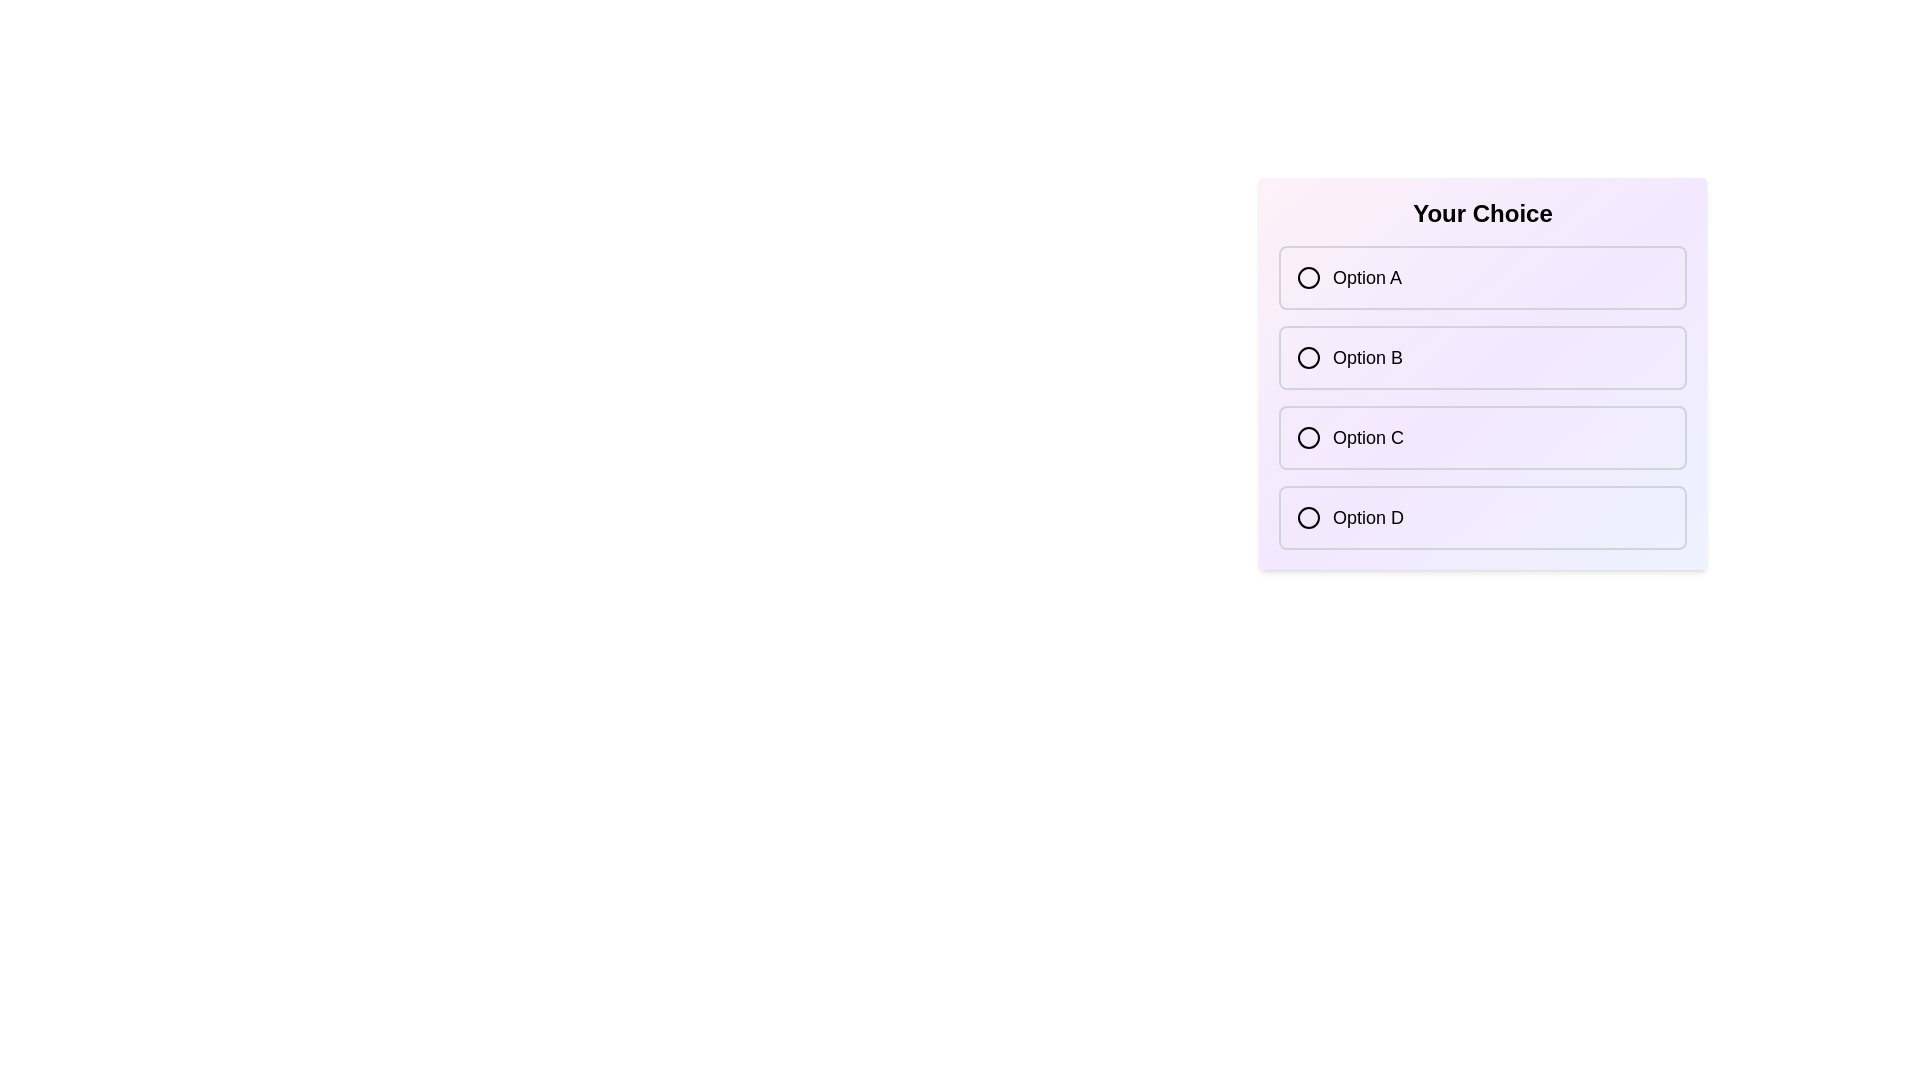 This screenshot has width=1920, height=1080. I want to click on the option Option D from the list, so click(1483, 516).